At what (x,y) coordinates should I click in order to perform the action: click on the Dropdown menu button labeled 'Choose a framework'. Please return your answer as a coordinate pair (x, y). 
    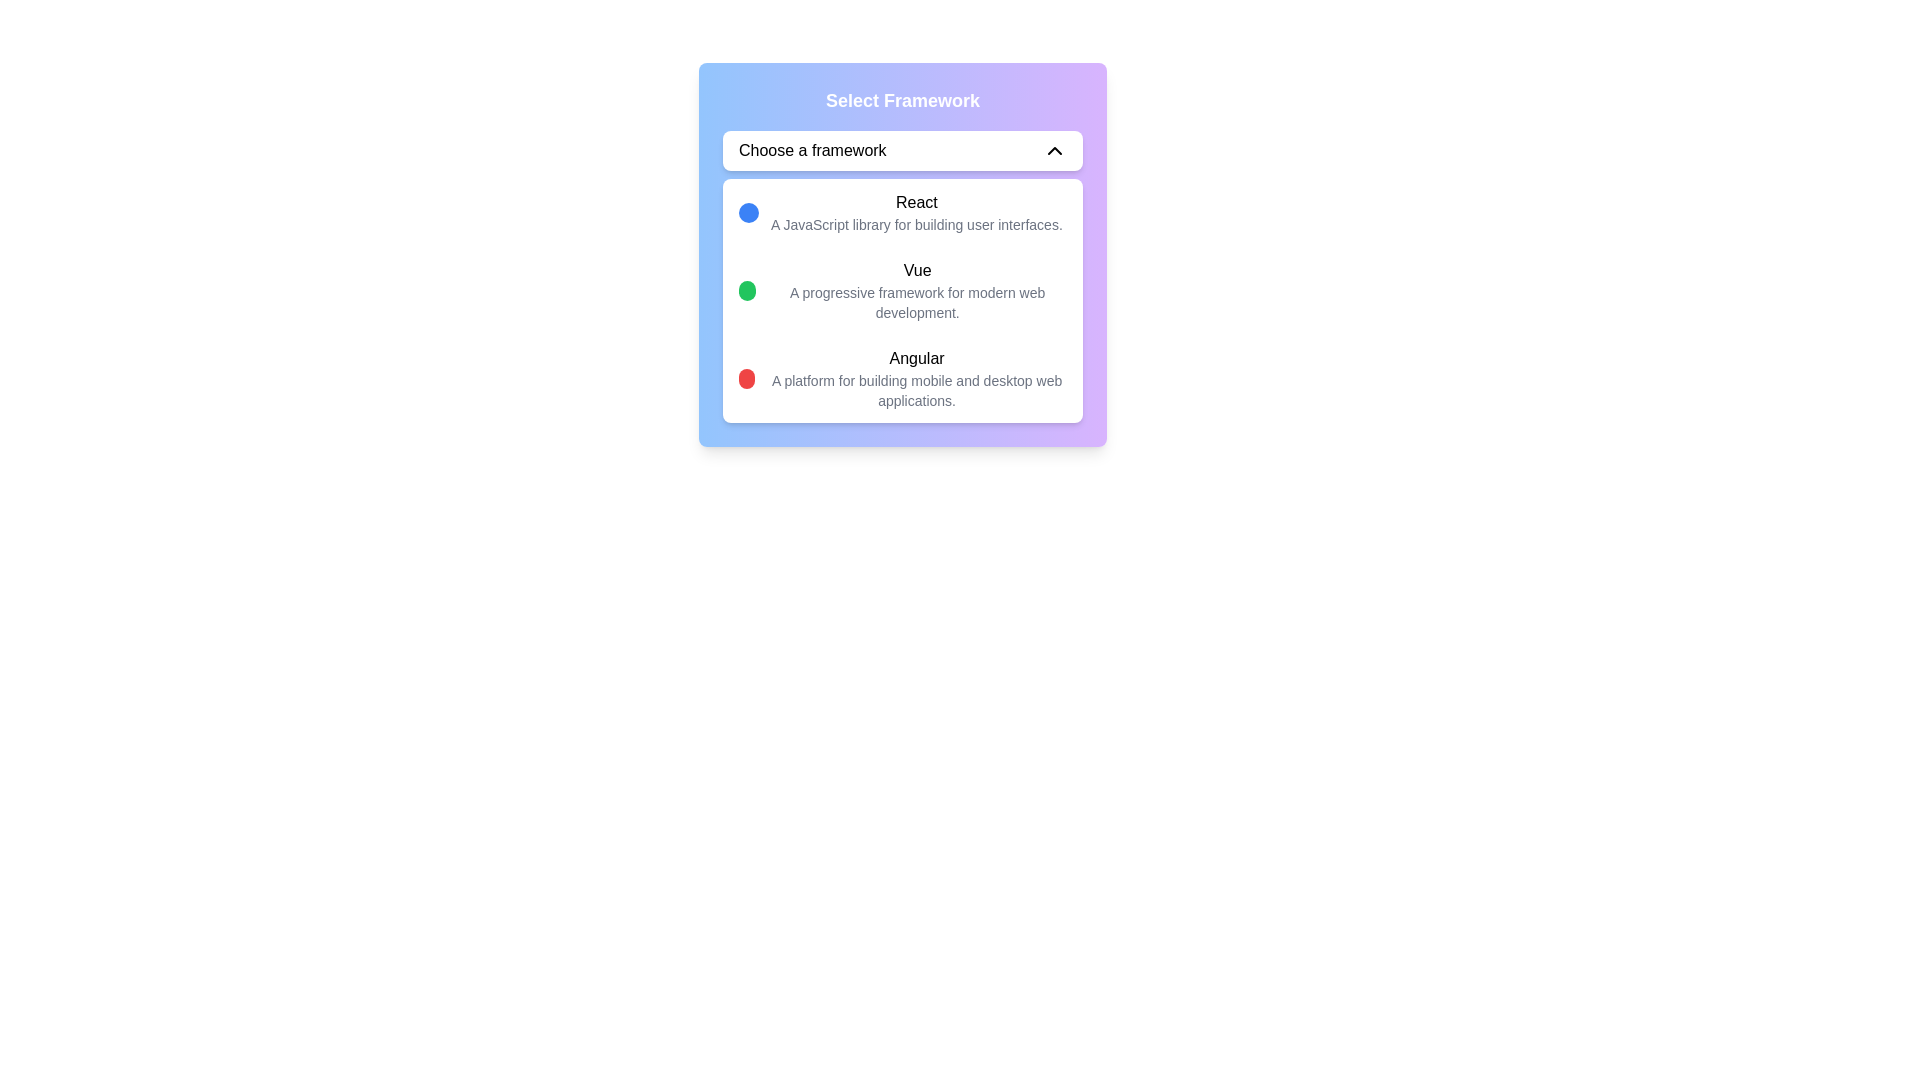
    Looking at the image, I should click on (901, 149).